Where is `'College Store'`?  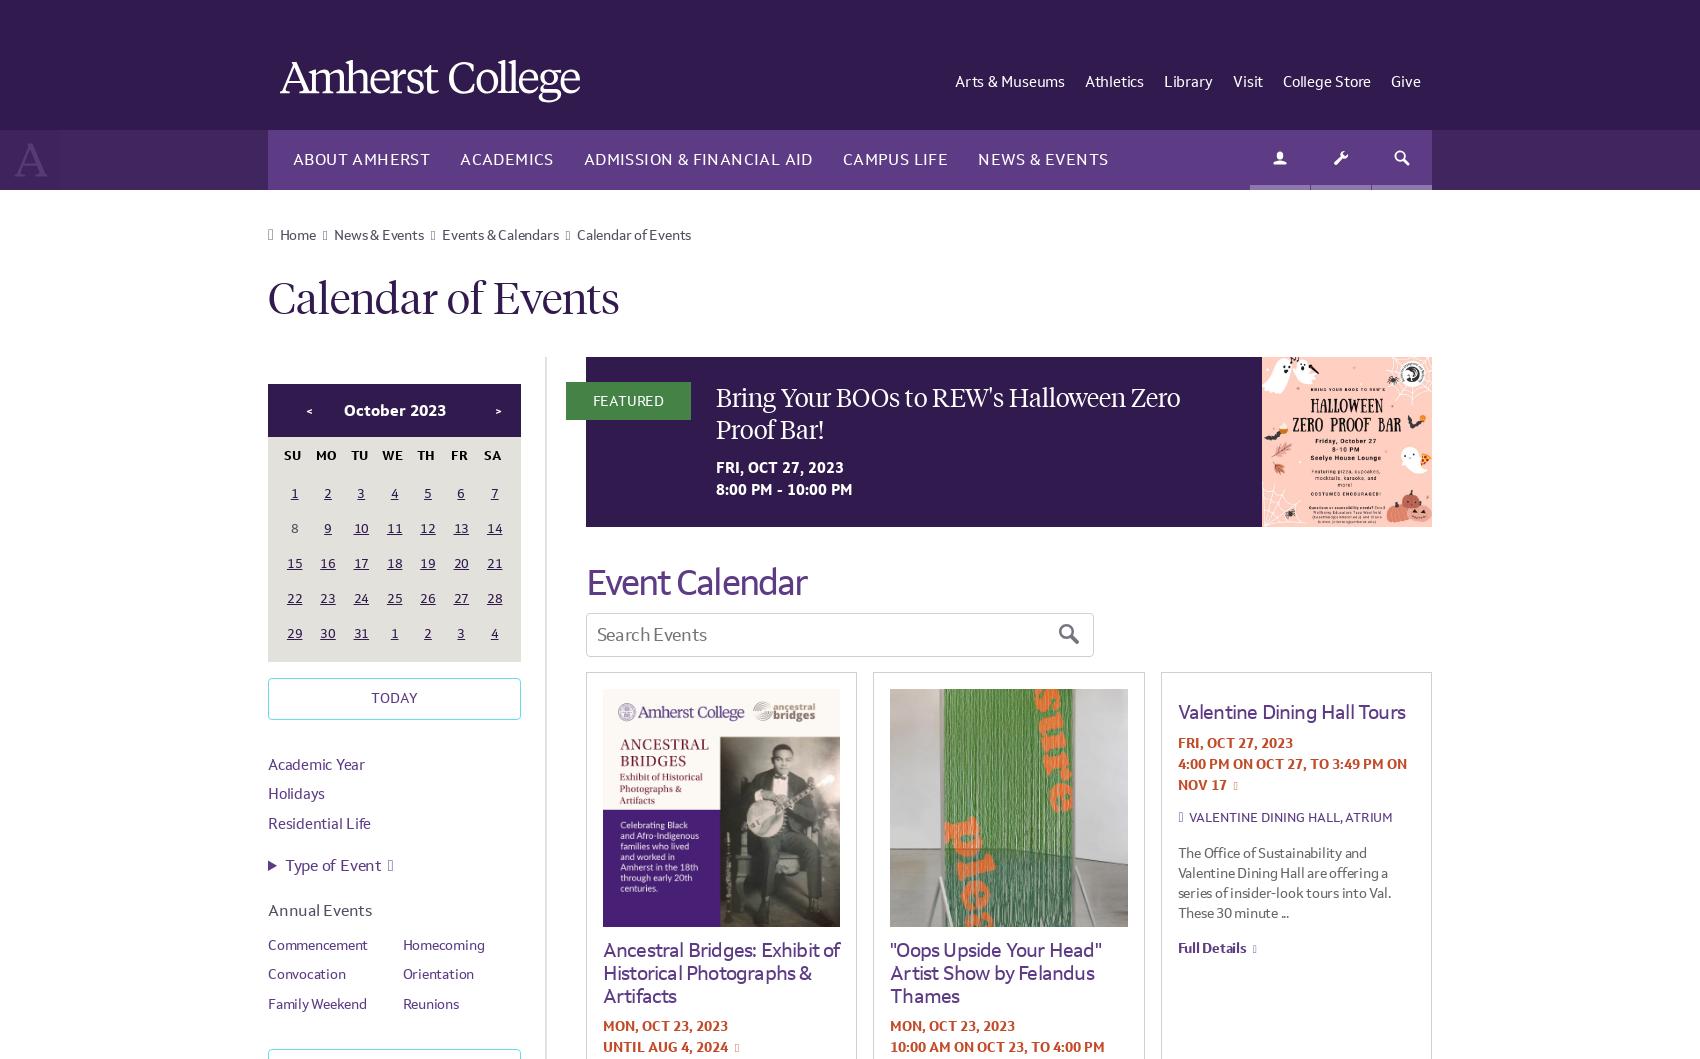 'College Store' is located at coordinates (1327, 81).